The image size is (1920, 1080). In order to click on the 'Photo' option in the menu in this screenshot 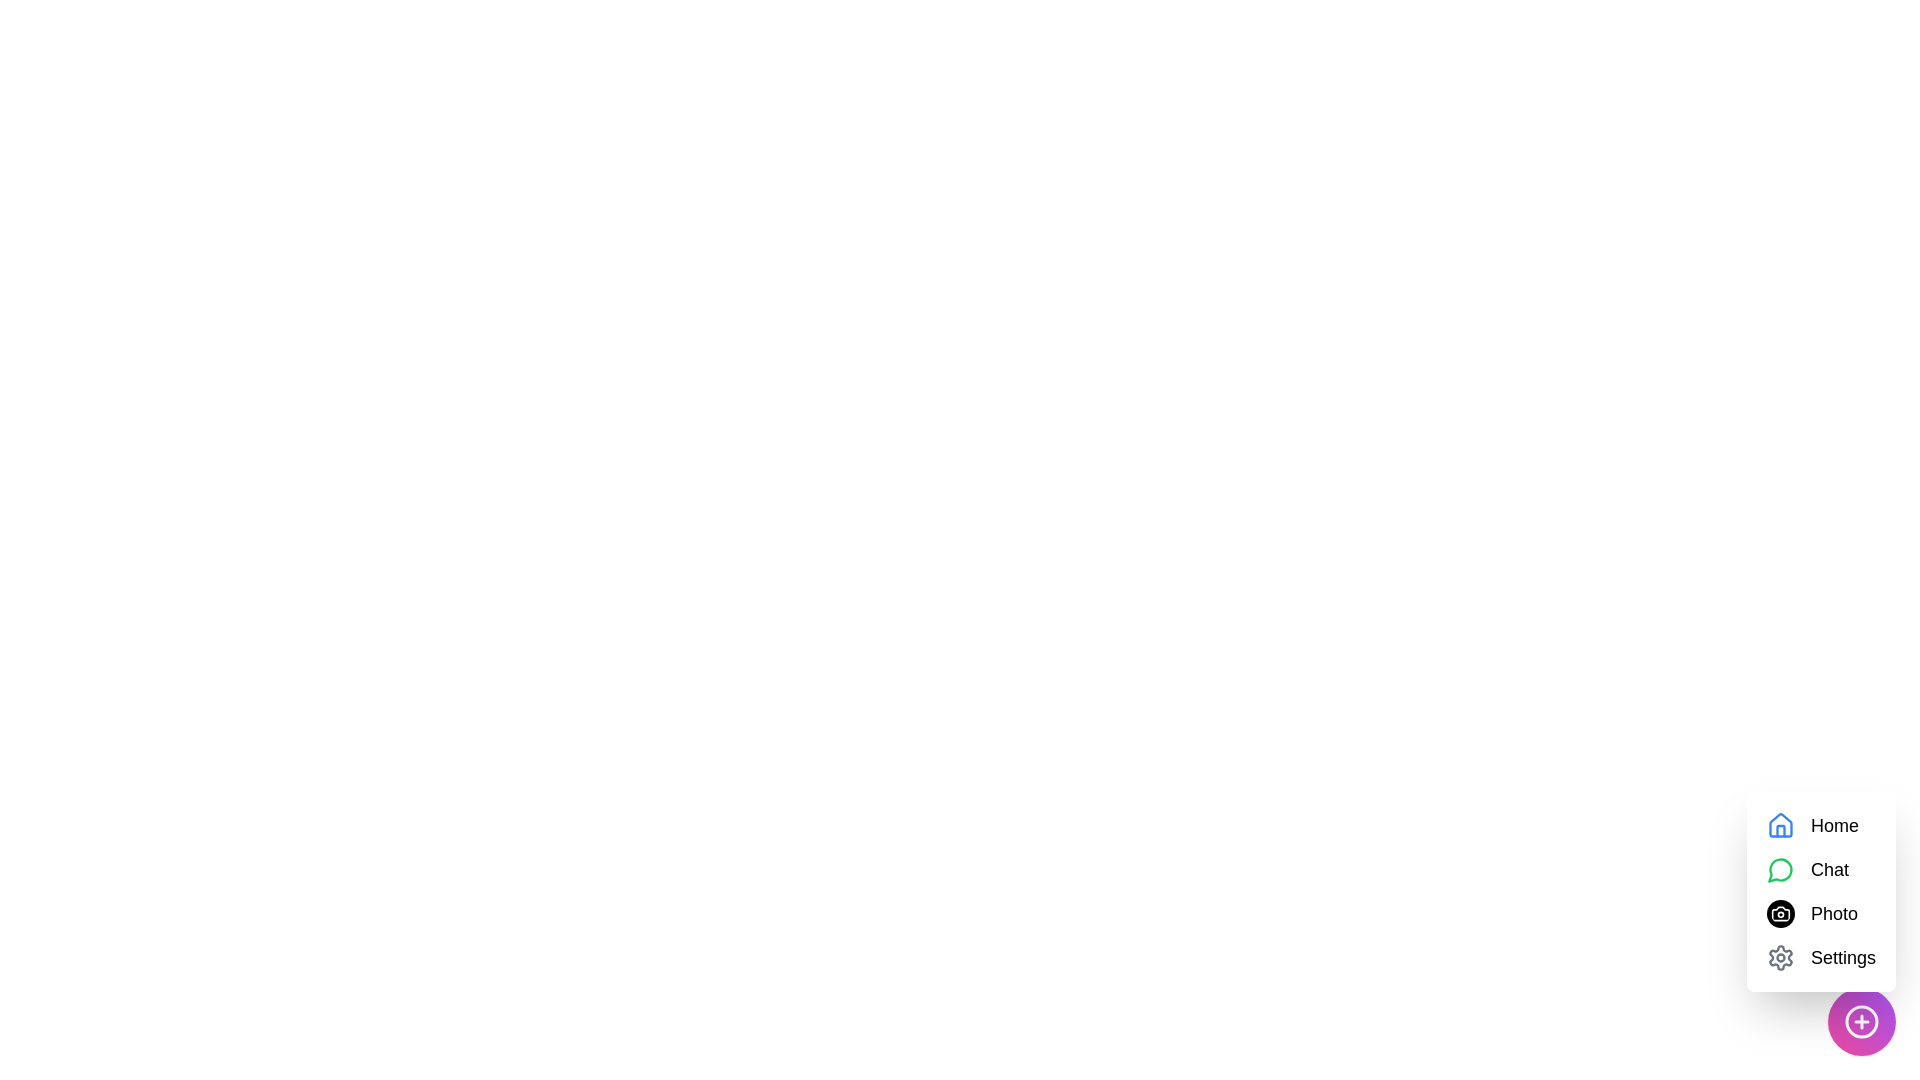, I will do `click(1833, 914)`.